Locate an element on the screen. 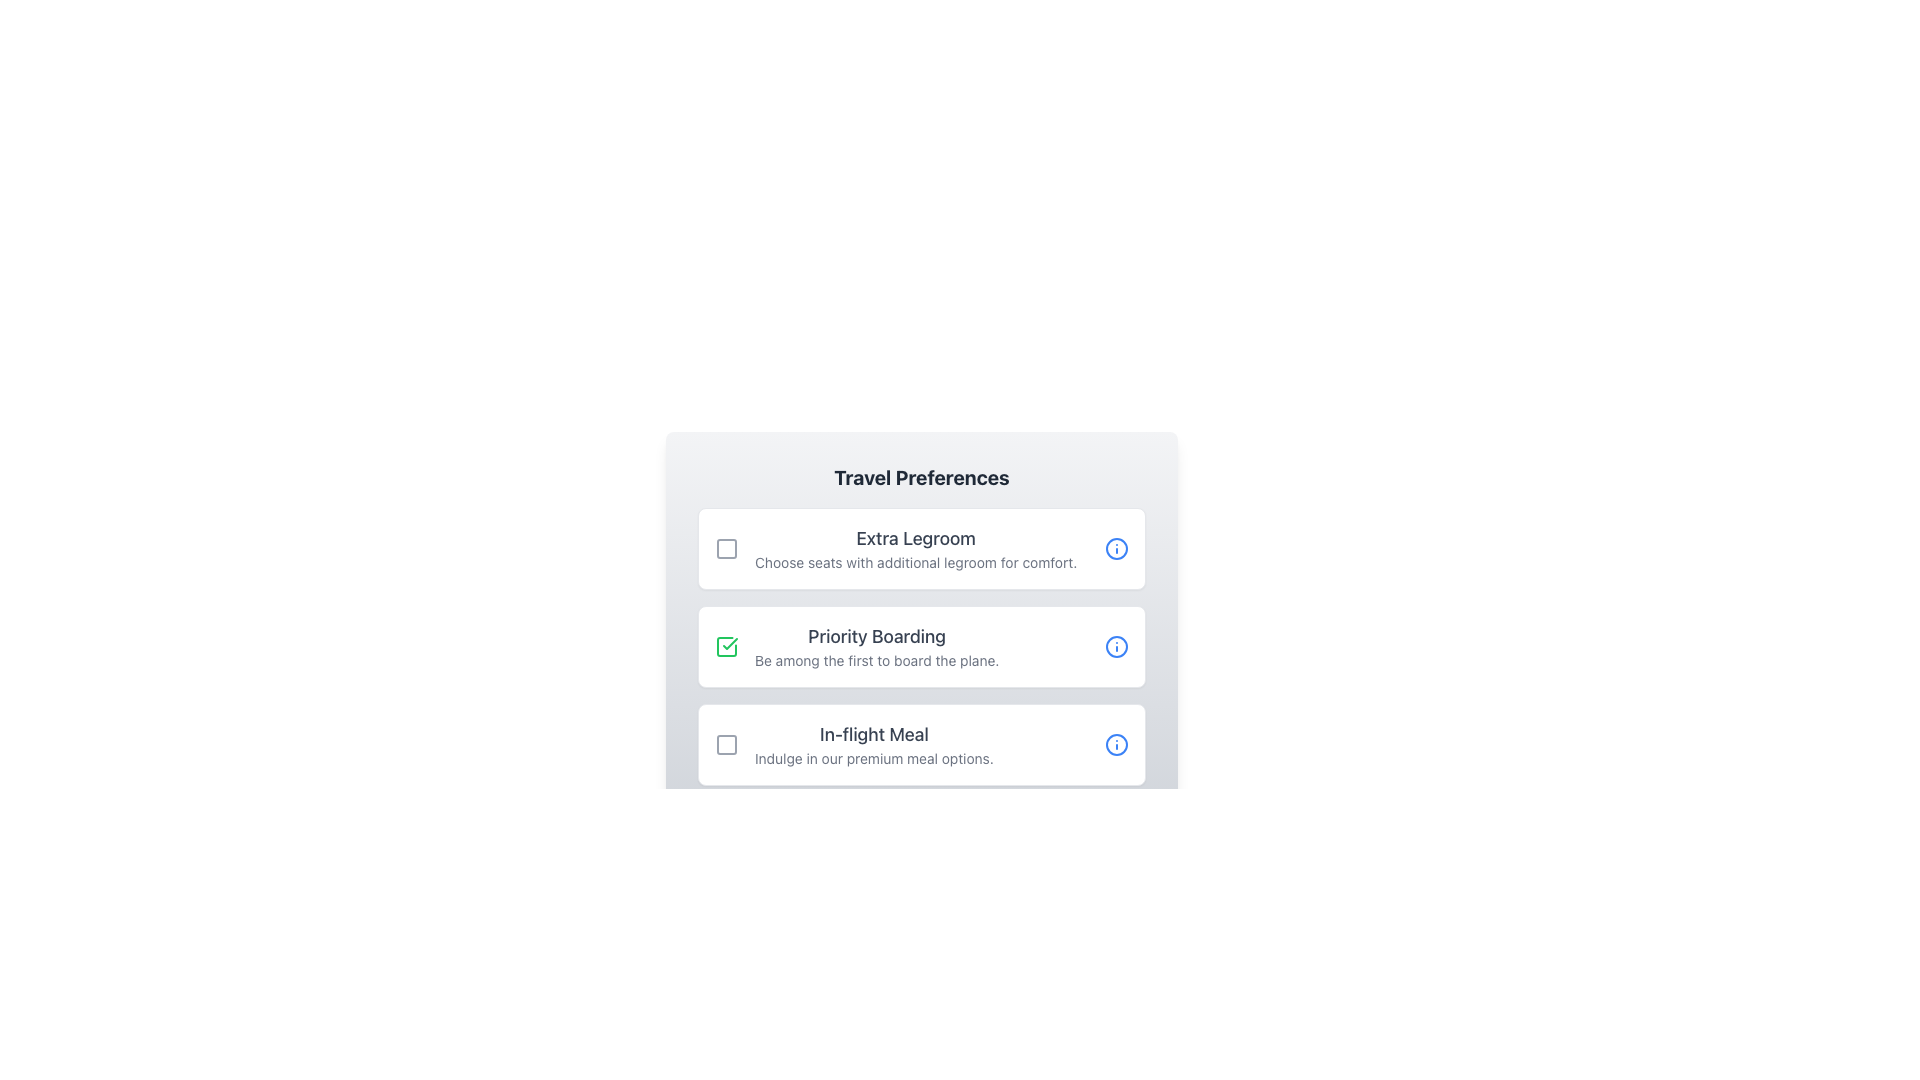 This screenshot has height=1080, width=1920. on the 'Priority Boarding' checkbox option item, which features a green ticked checkbox and bold text is located at coordinates (920, 623).